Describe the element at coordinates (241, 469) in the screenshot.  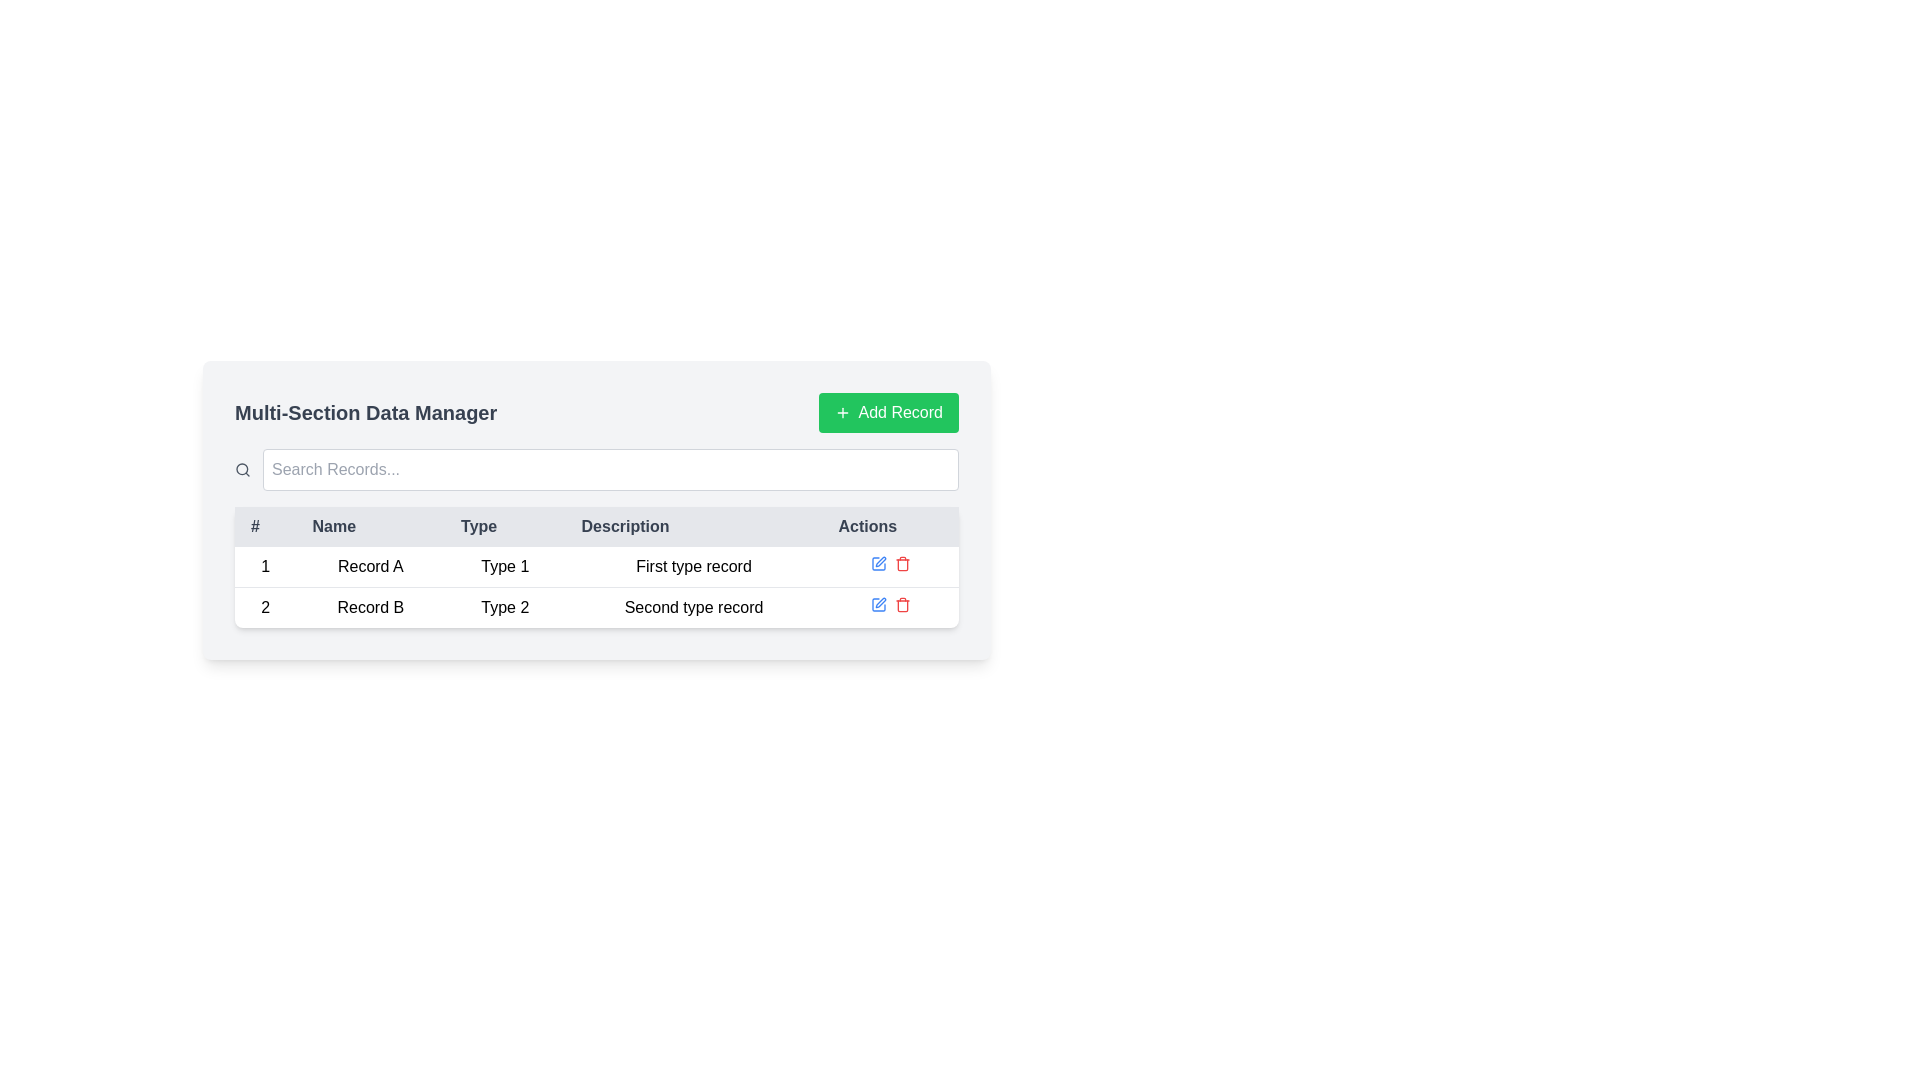
I see `the non-interactive visual circle component of the magnifying glass icon located near the top left corner of the 'Search Records' input field` at that location.